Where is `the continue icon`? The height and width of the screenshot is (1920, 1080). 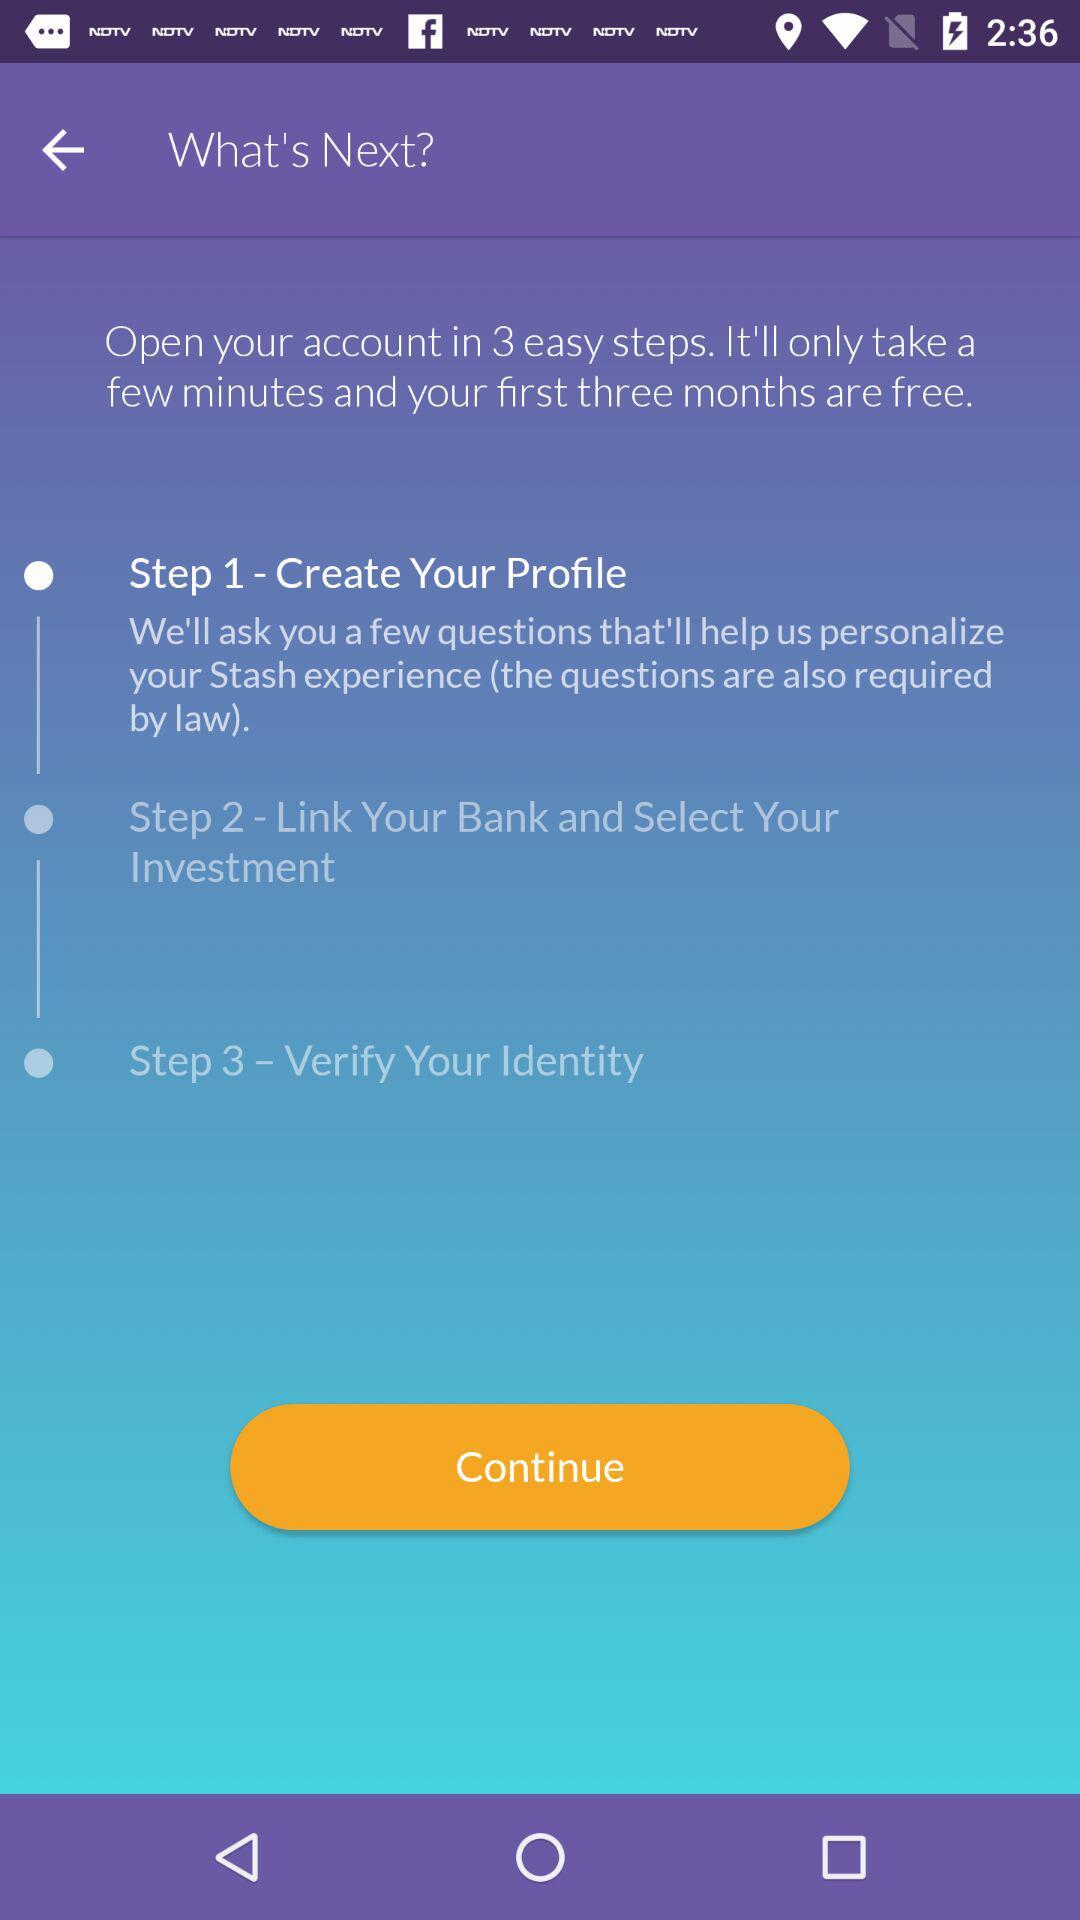 the continue icon is located at coordinates (540, 1467).